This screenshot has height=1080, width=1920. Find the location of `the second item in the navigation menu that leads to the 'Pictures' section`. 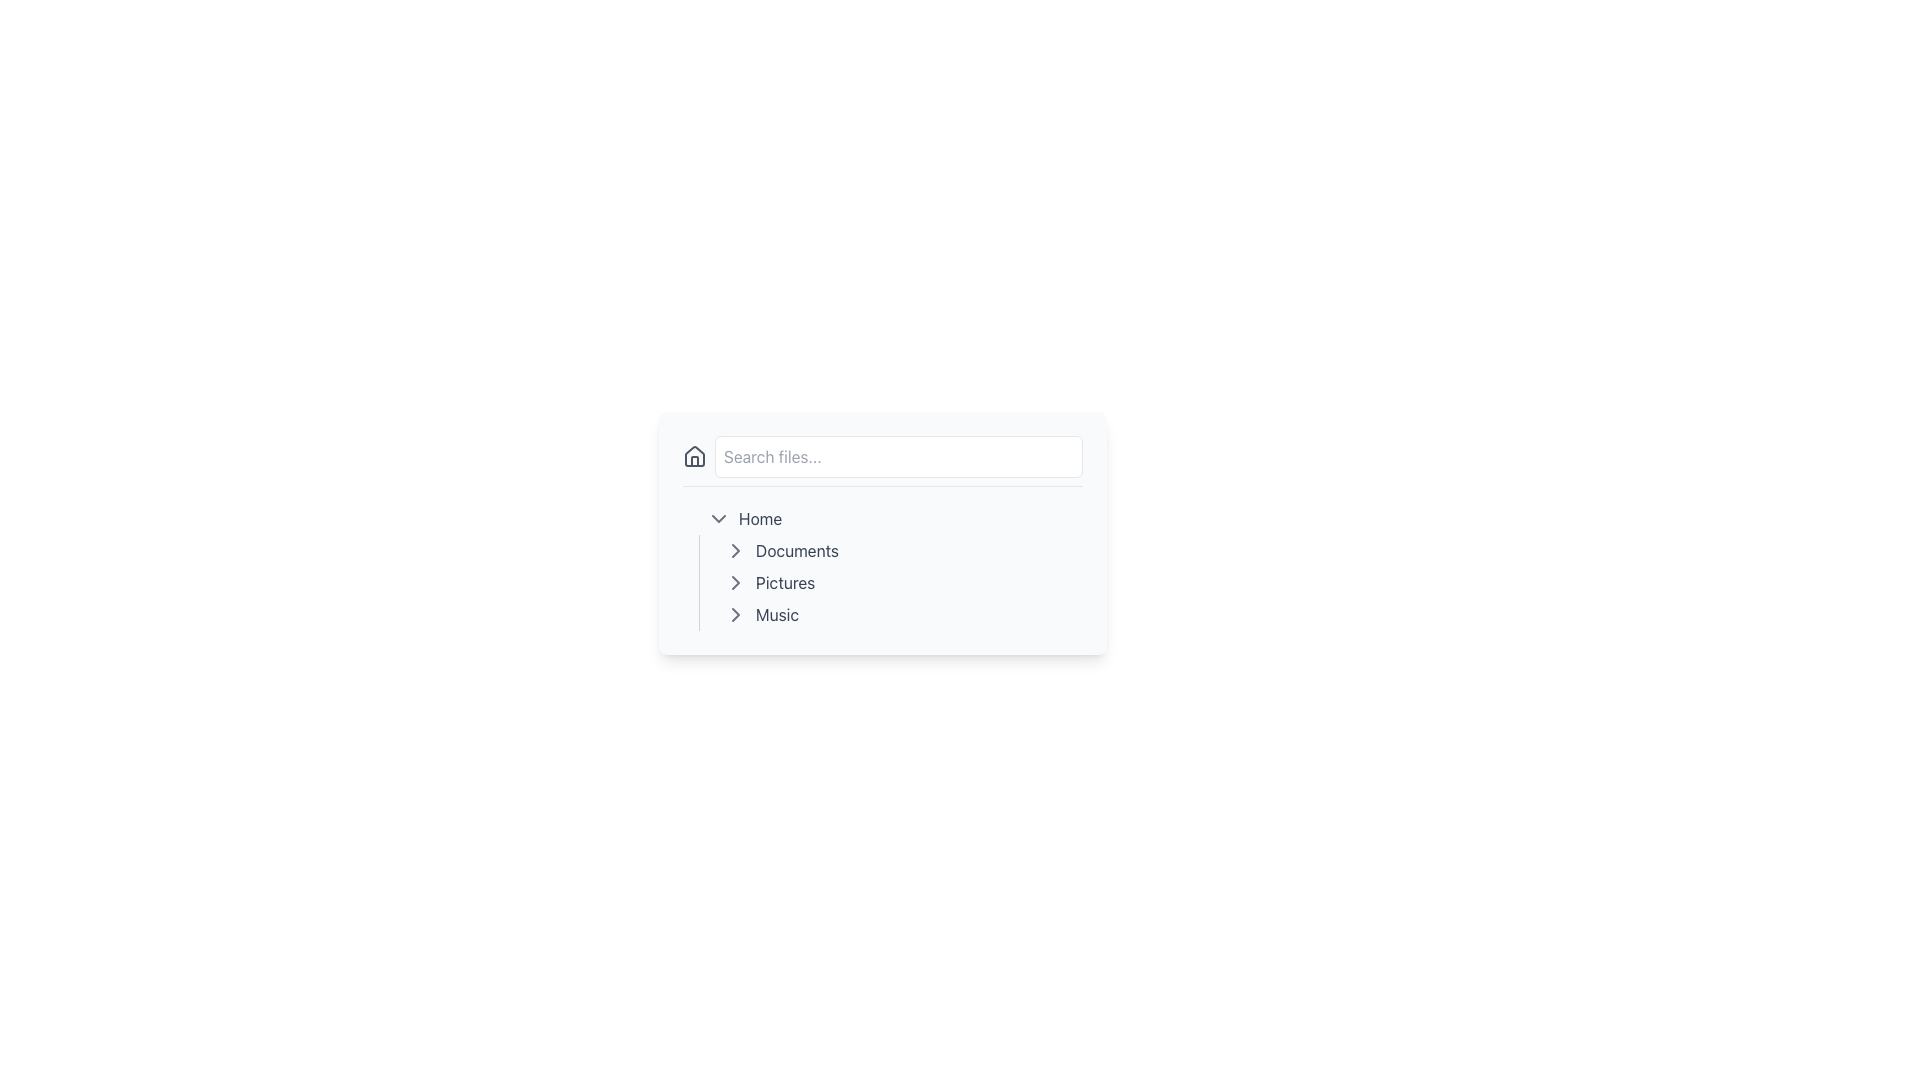

the second item in the navigation menu that leads to the 'Pictures' section is located at coordinates (890, 582).